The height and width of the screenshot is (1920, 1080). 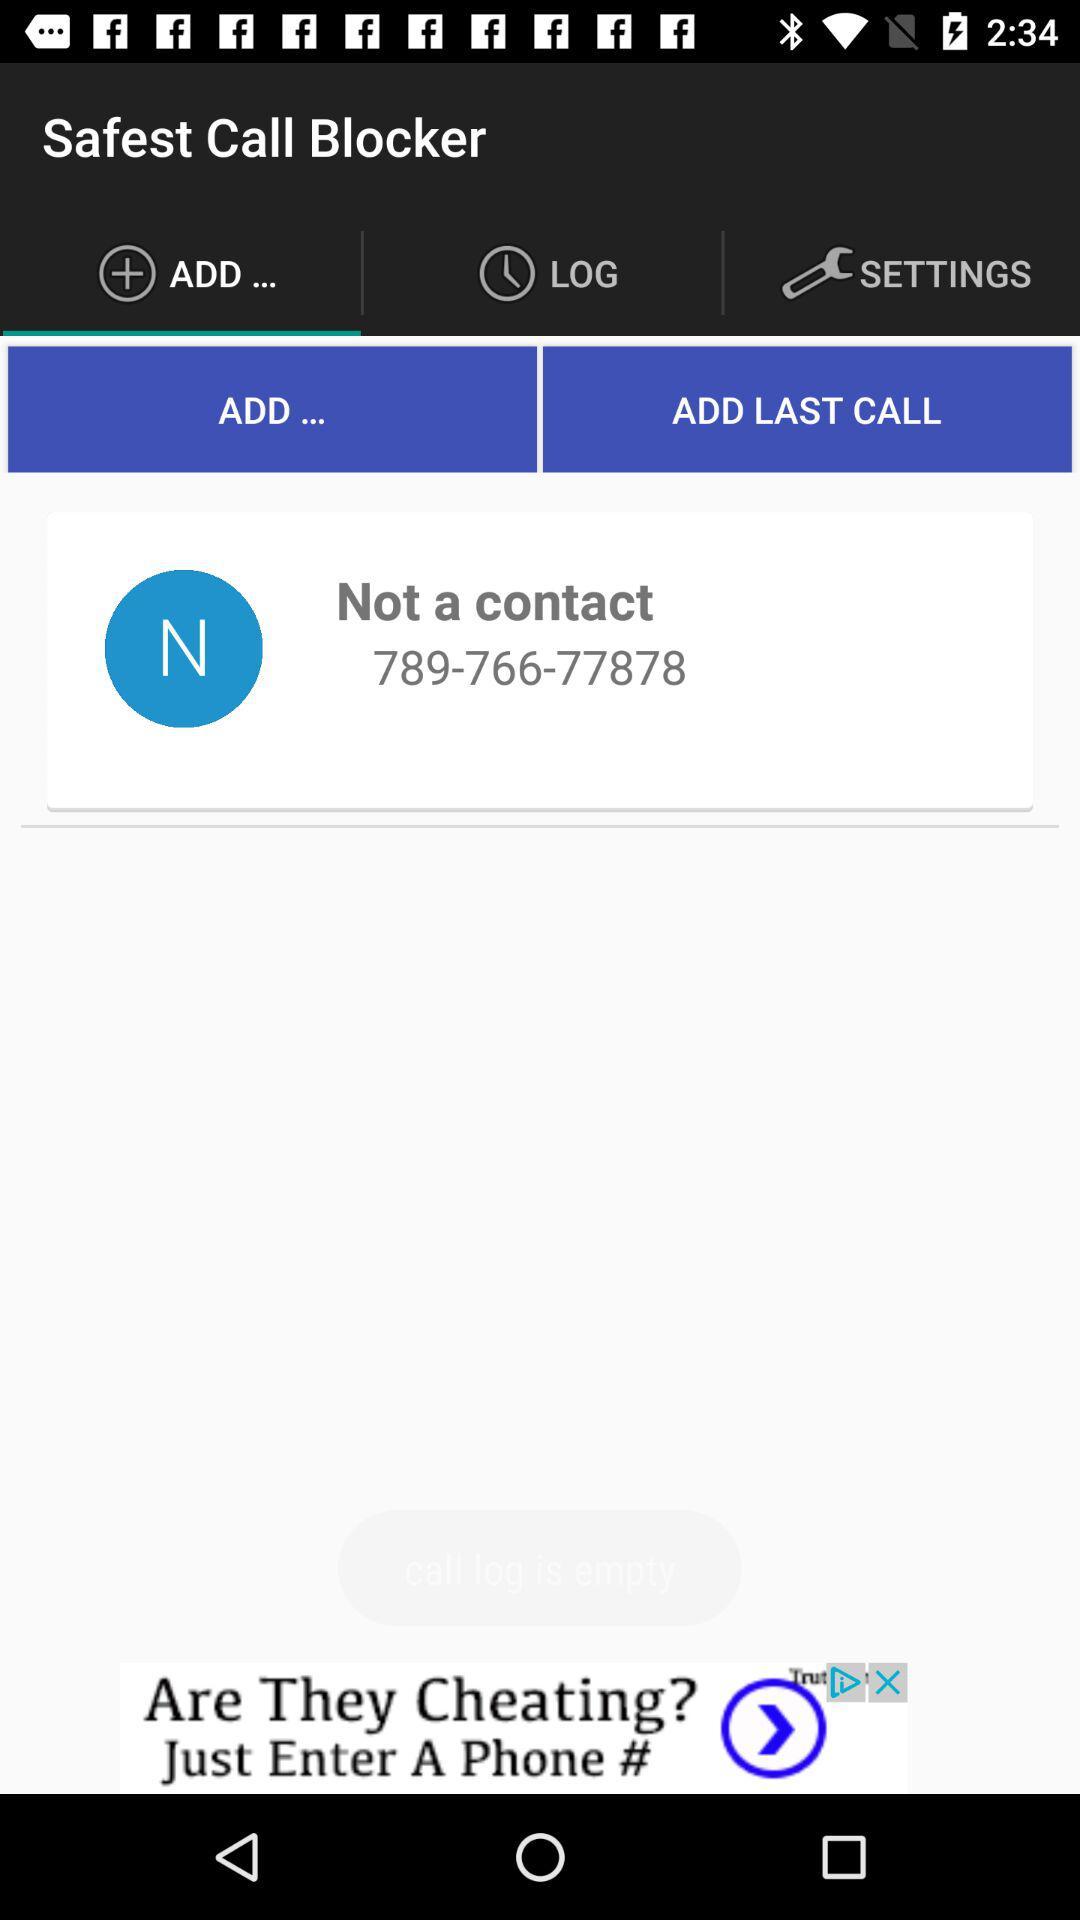 I want to click on advertisement, so click(x=540, y=1727).